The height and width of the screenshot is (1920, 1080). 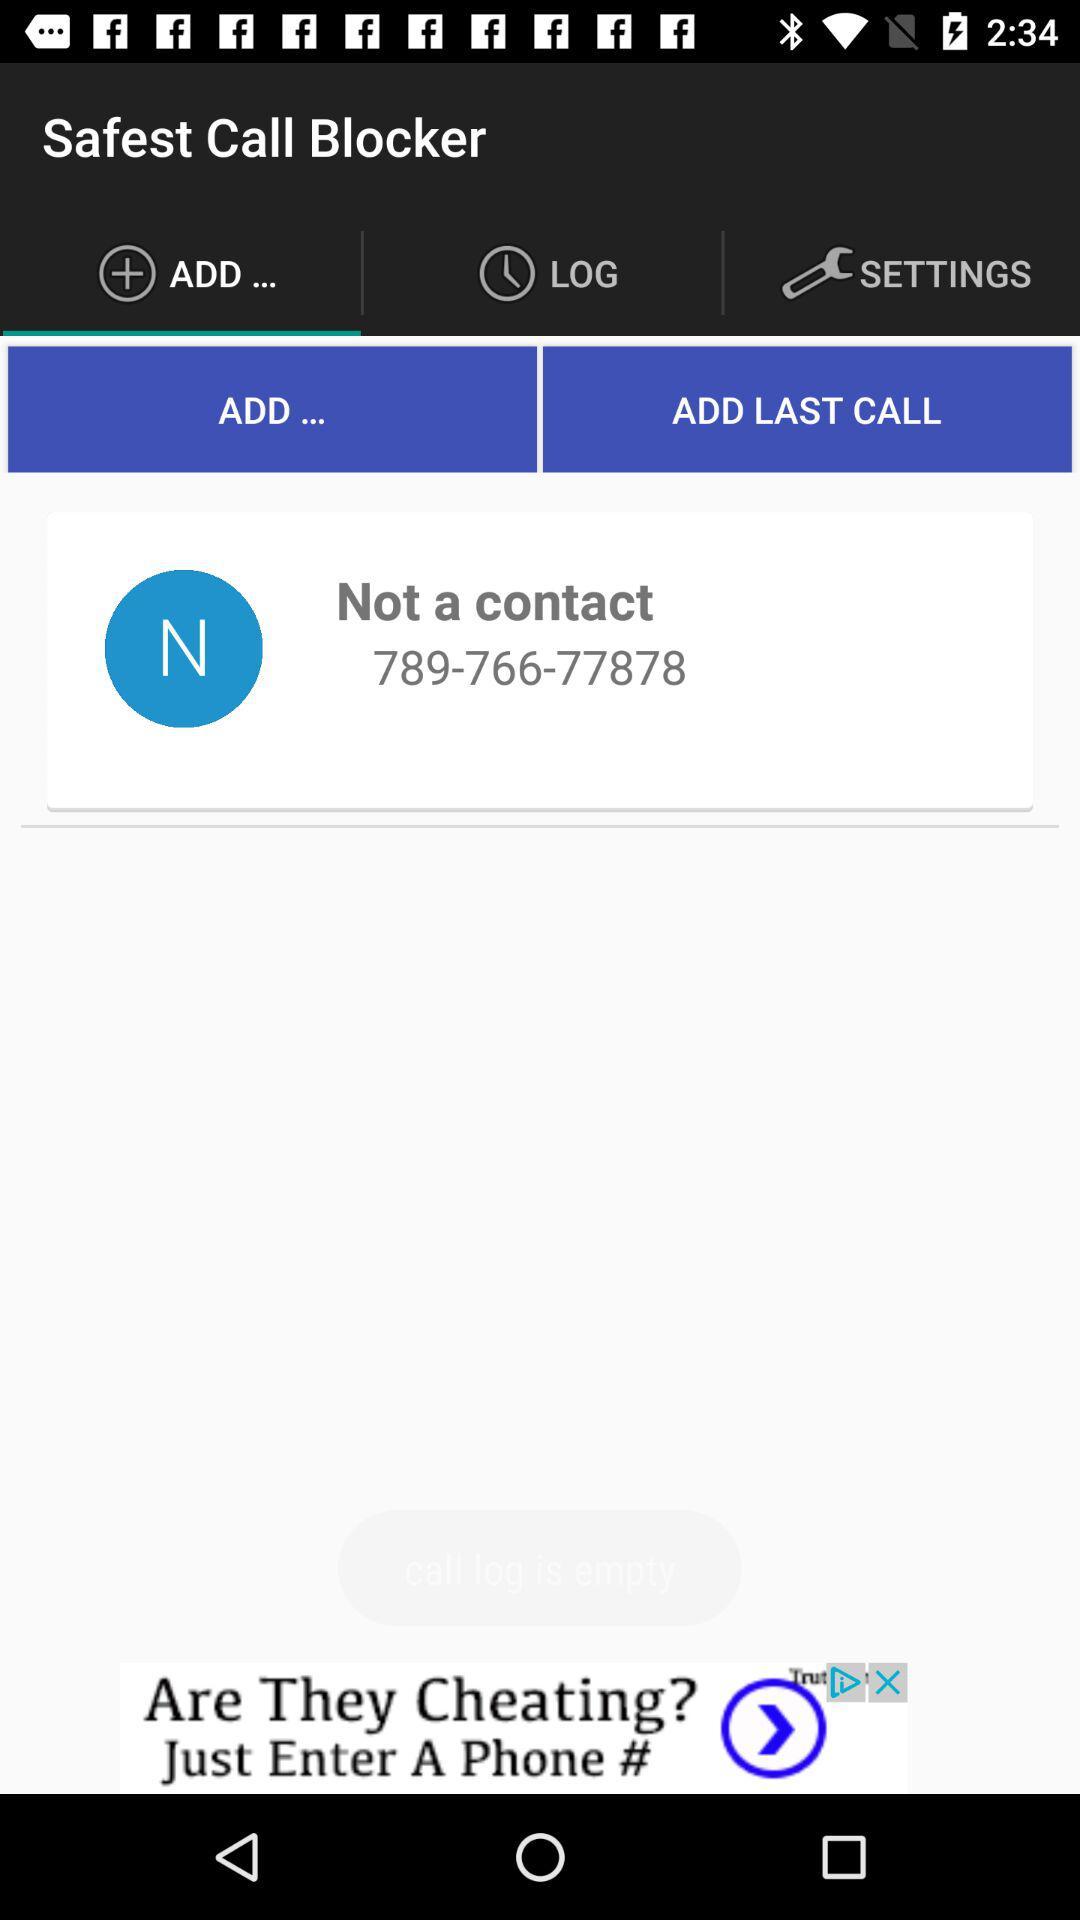 I want to click on advertisement, so click(x=540, y=1727).